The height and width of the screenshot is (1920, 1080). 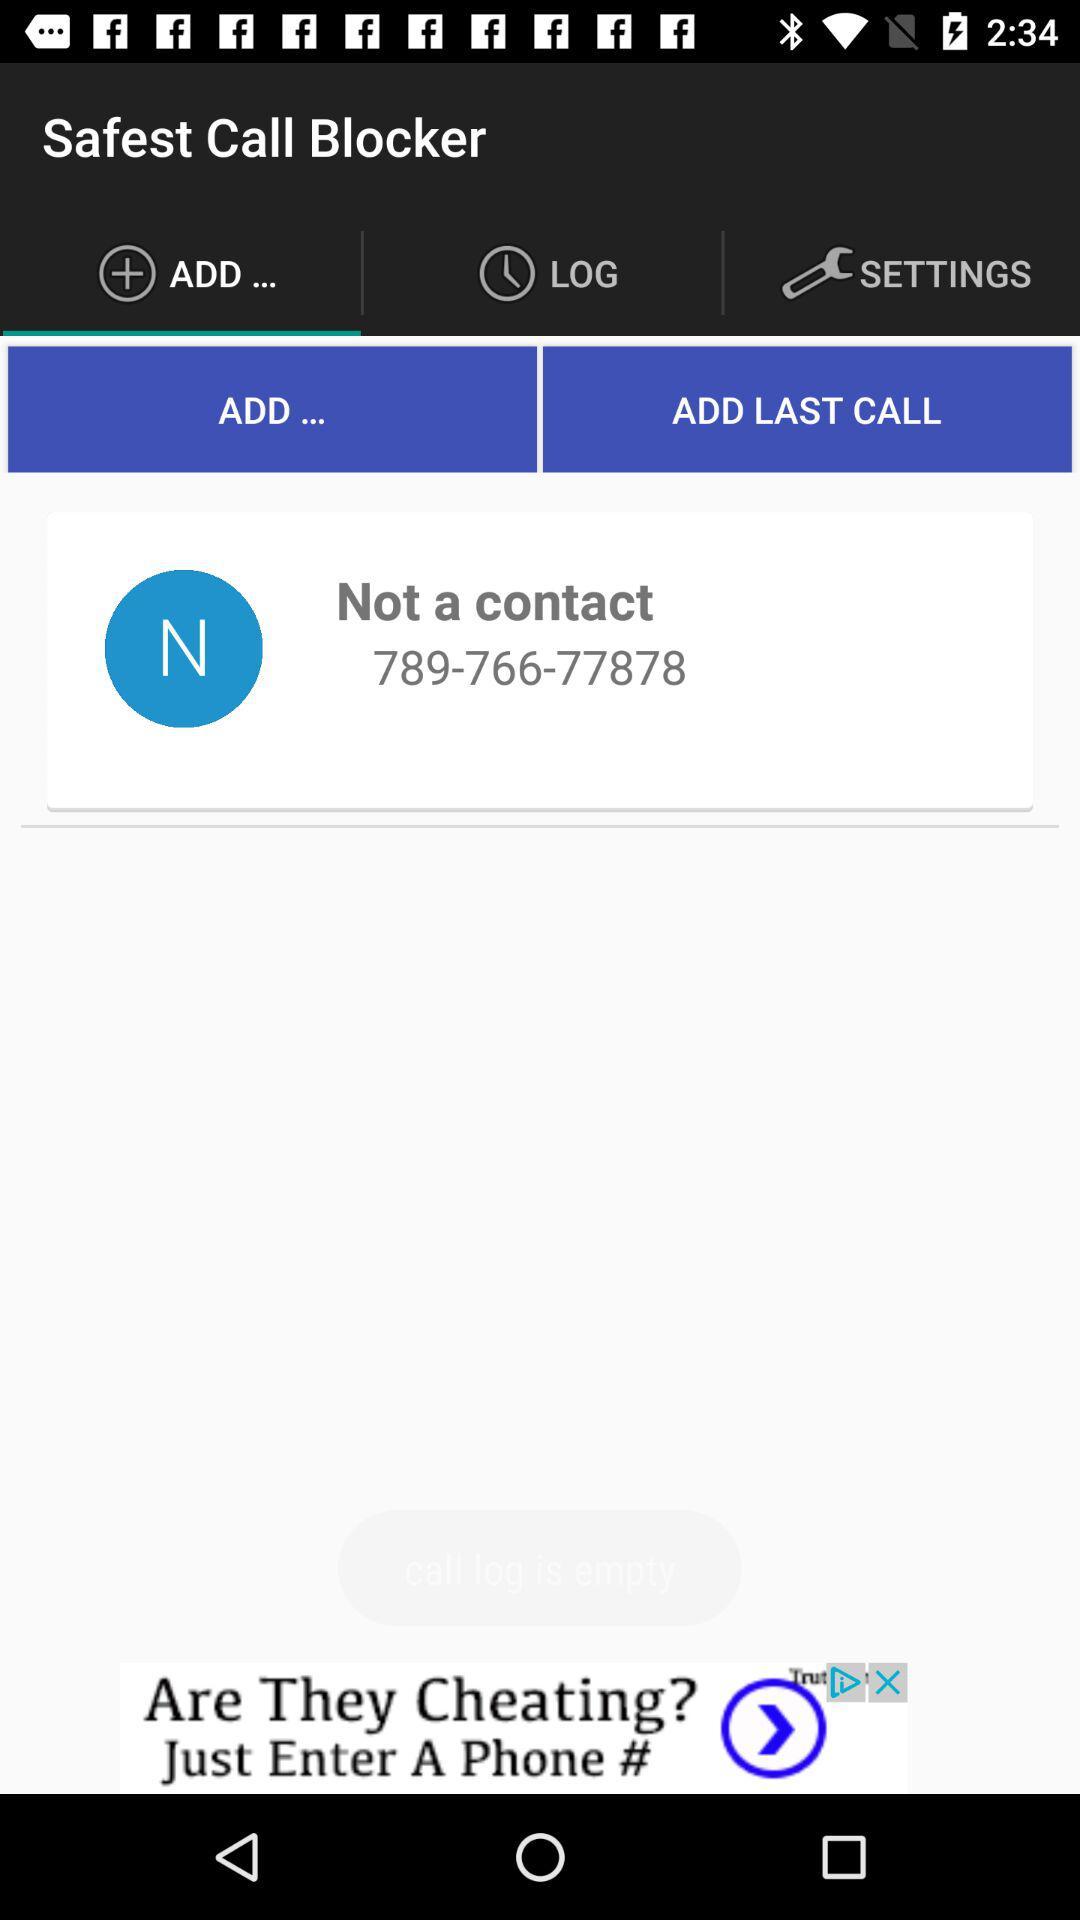 I want to click on advertisement, so click(x=540, y=1727).